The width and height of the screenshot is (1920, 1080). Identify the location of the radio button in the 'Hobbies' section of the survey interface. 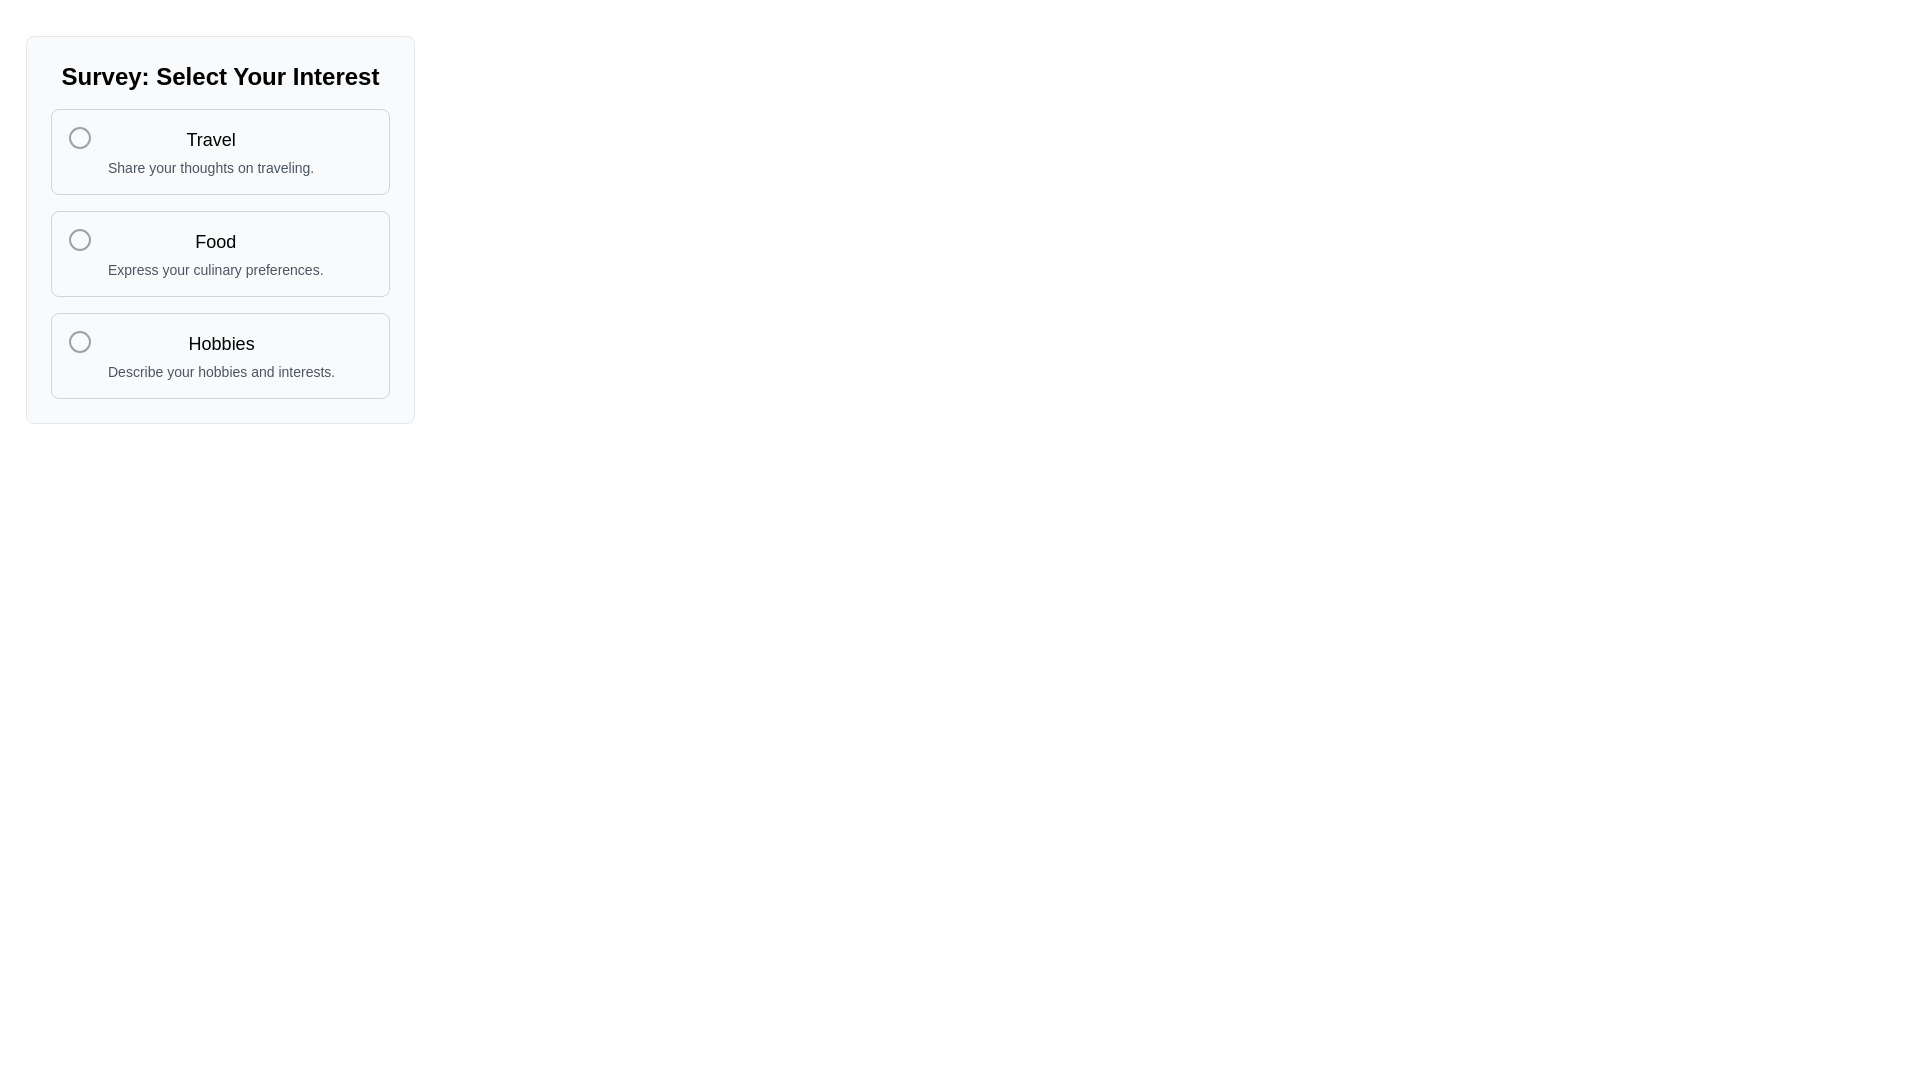
(80, 341).